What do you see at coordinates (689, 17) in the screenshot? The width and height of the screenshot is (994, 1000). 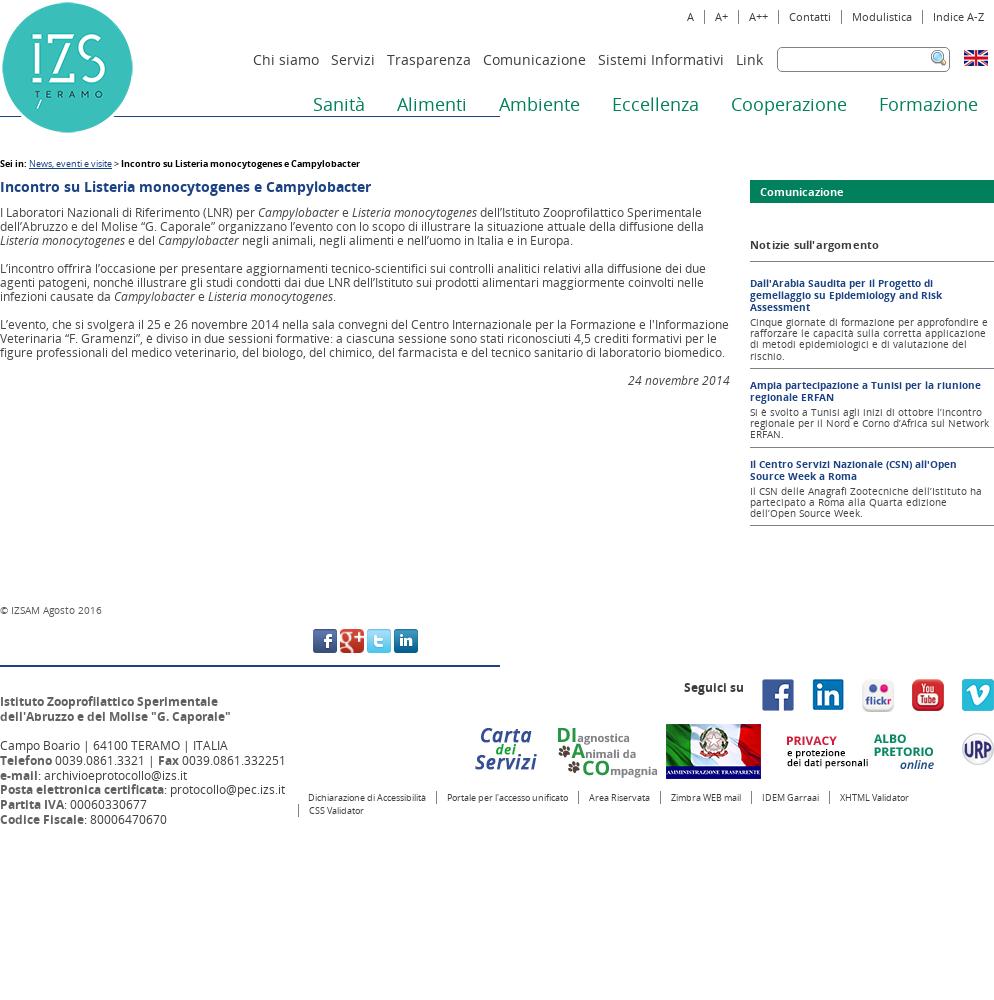 I see `'A'` at bounding box center [689, 17].